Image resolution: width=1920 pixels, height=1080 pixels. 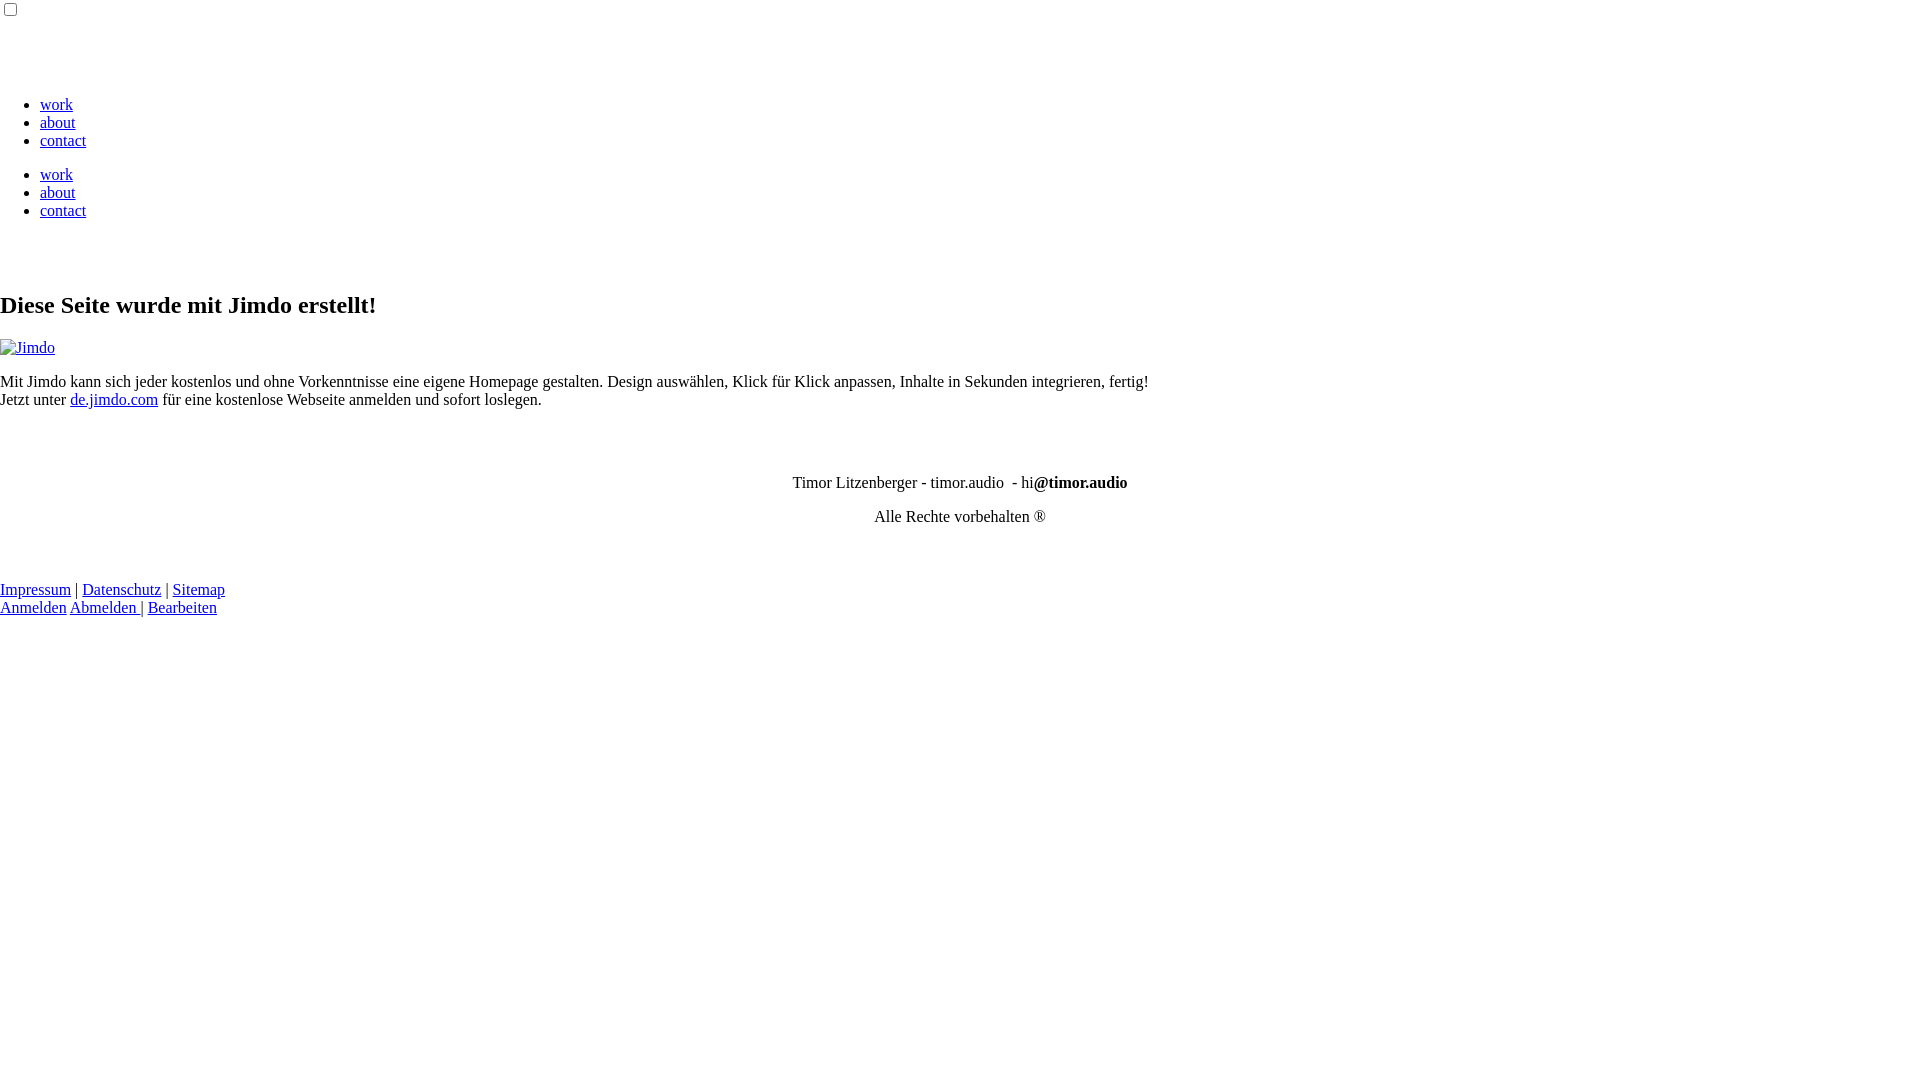 What do you see at coordinates (27, 346) in the screenshot?
I see `'Jimdo'` at bounding box center [27, 346].